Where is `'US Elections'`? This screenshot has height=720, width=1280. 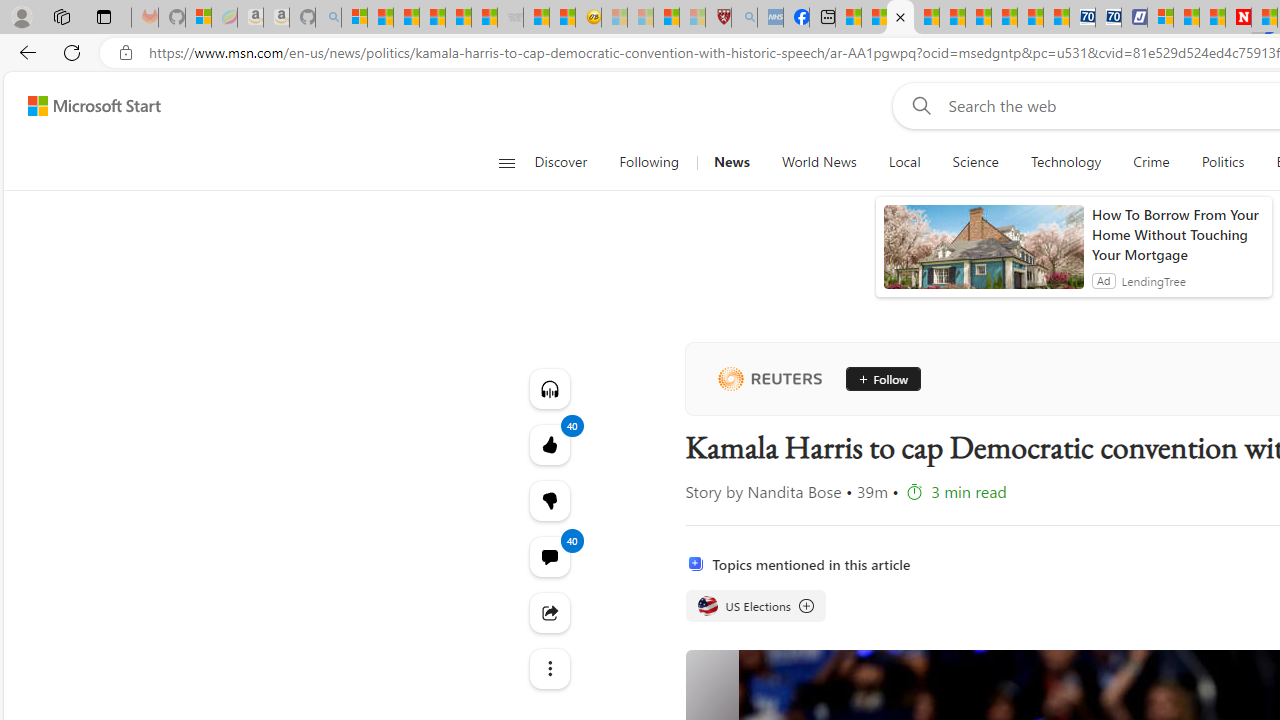 'US Elections' is located at coordinates (754, 604).